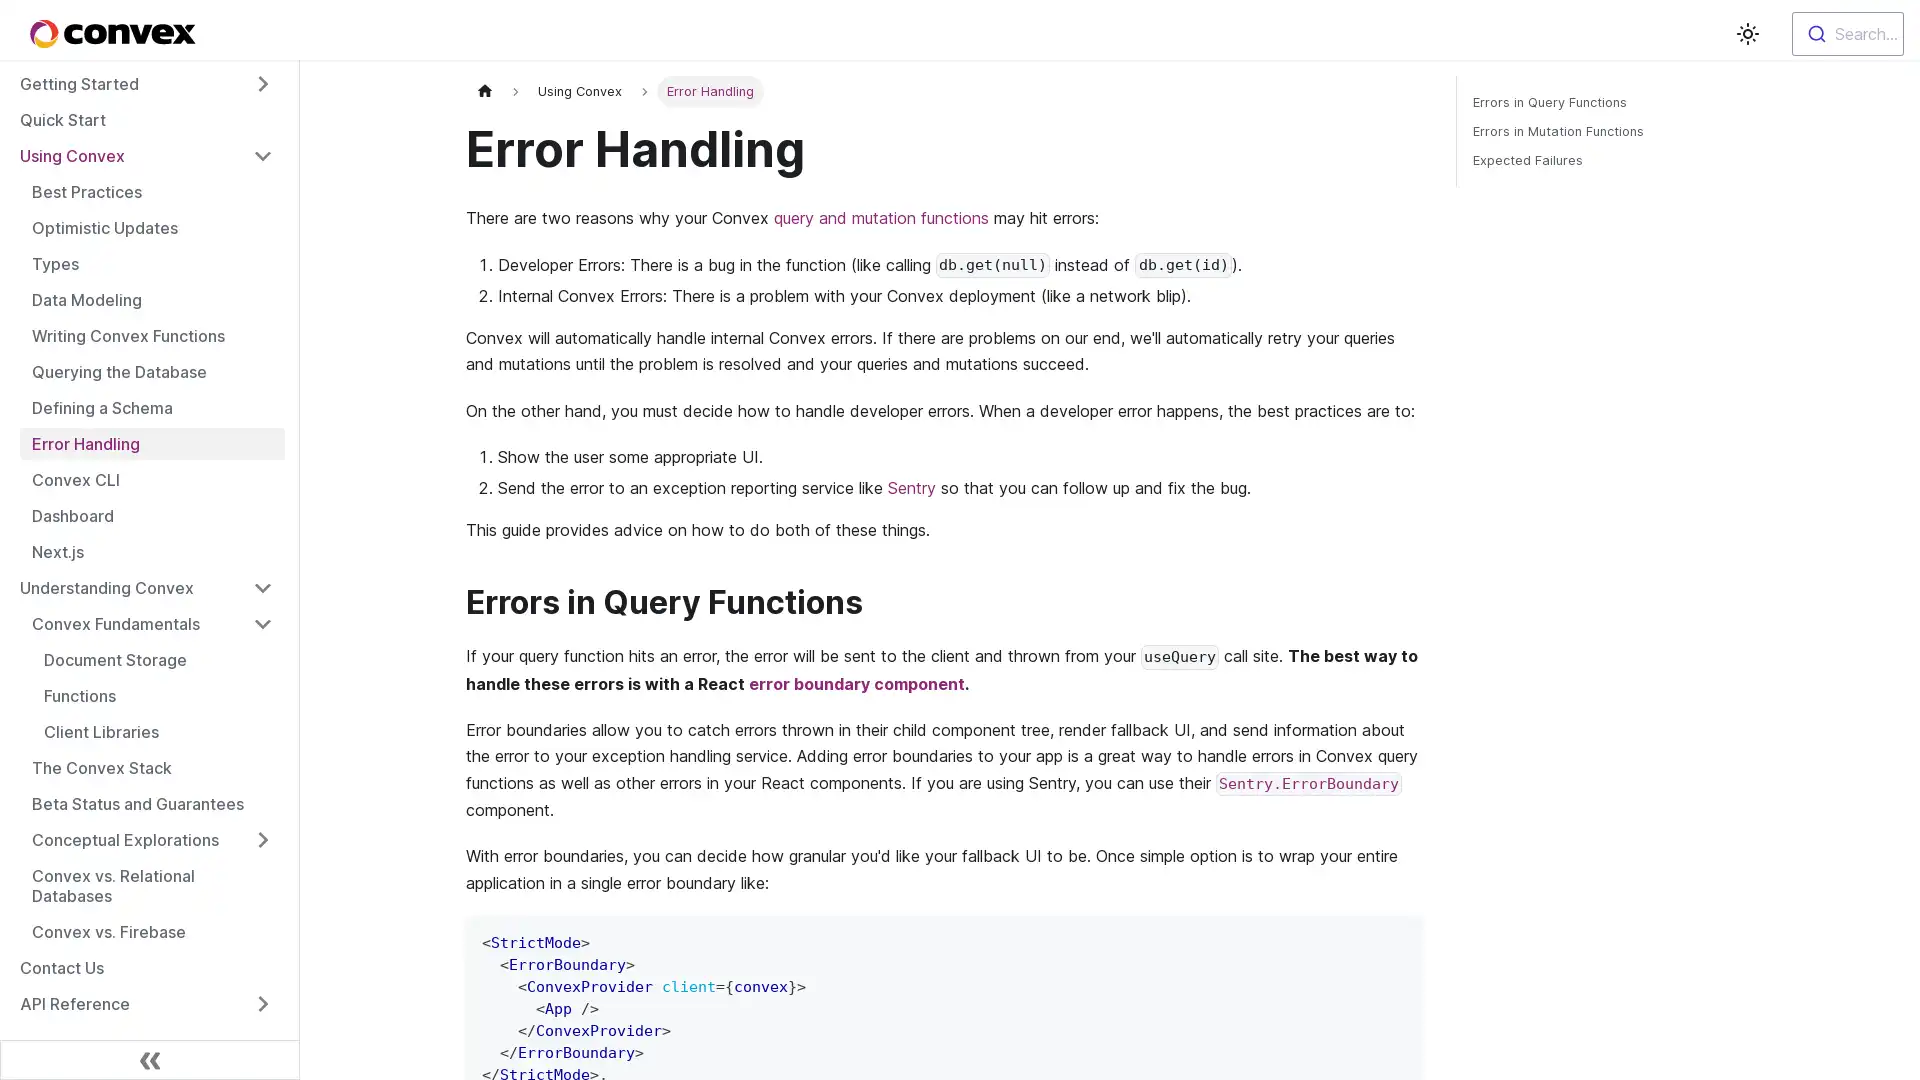 The image size is (1920, 1080). Describe the element at coordinates (1746, 34) in the screenshot. I see `Switch between dark and light mode (currently light mode)` at that location.